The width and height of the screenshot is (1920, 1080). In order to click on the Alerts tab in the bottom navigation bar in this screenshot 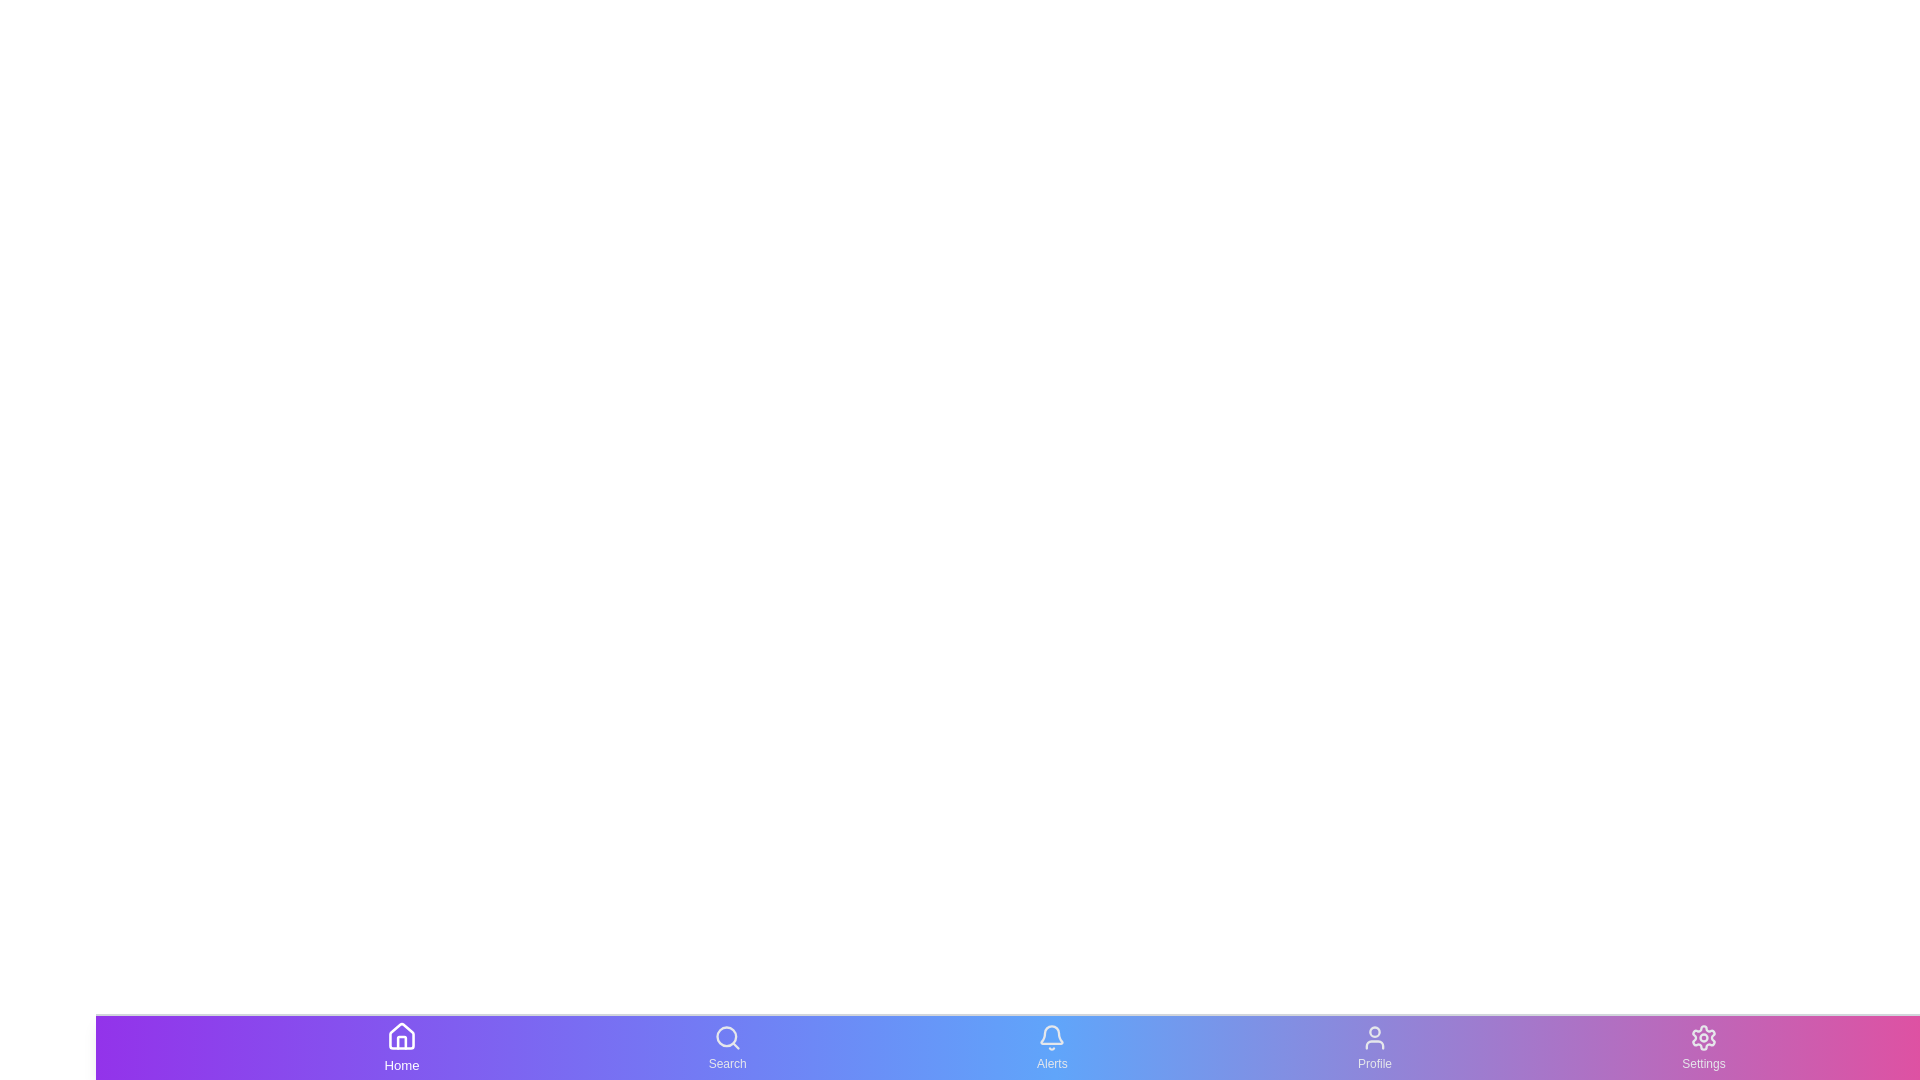, I will do `click(1050, 1047)`.